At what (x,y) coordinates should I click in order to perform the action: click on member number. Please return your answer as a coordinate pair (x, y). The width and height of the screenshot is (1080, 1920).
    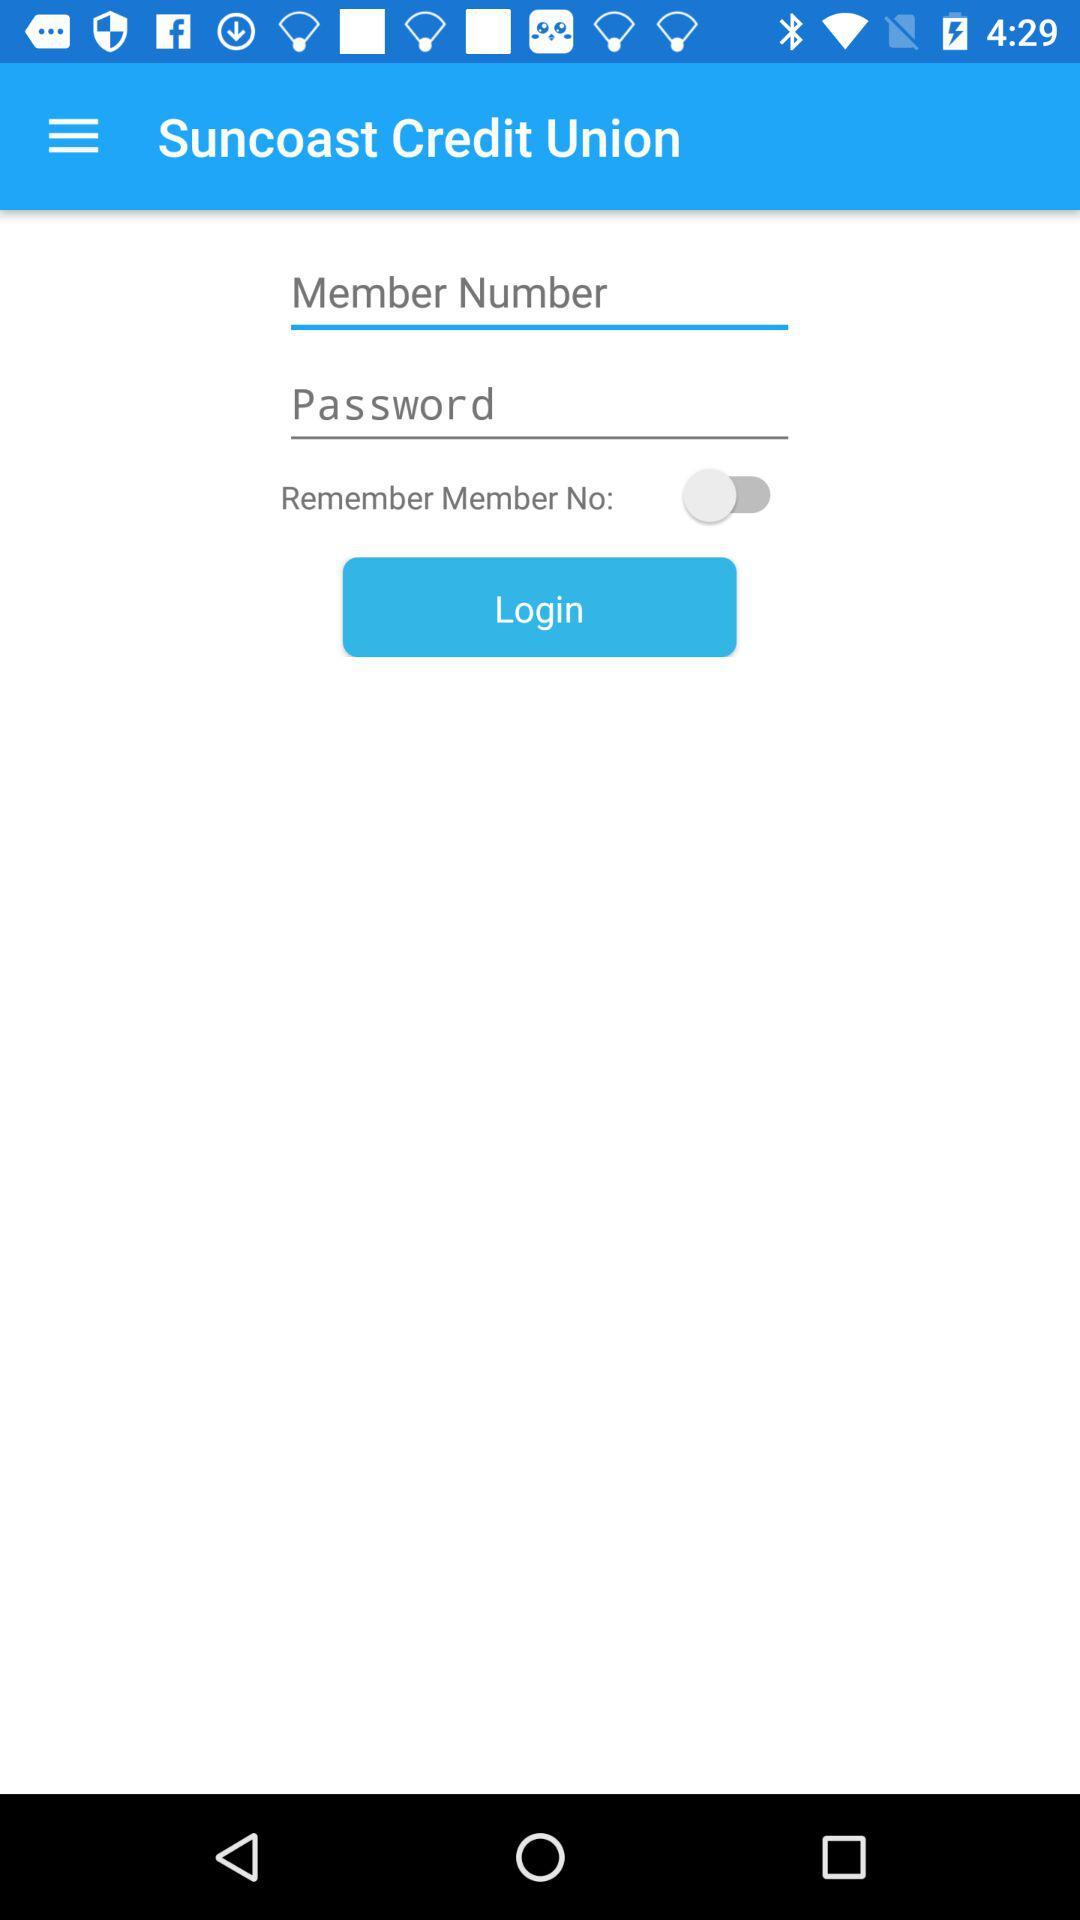
    Looking at the image, I should click on (538, 291).